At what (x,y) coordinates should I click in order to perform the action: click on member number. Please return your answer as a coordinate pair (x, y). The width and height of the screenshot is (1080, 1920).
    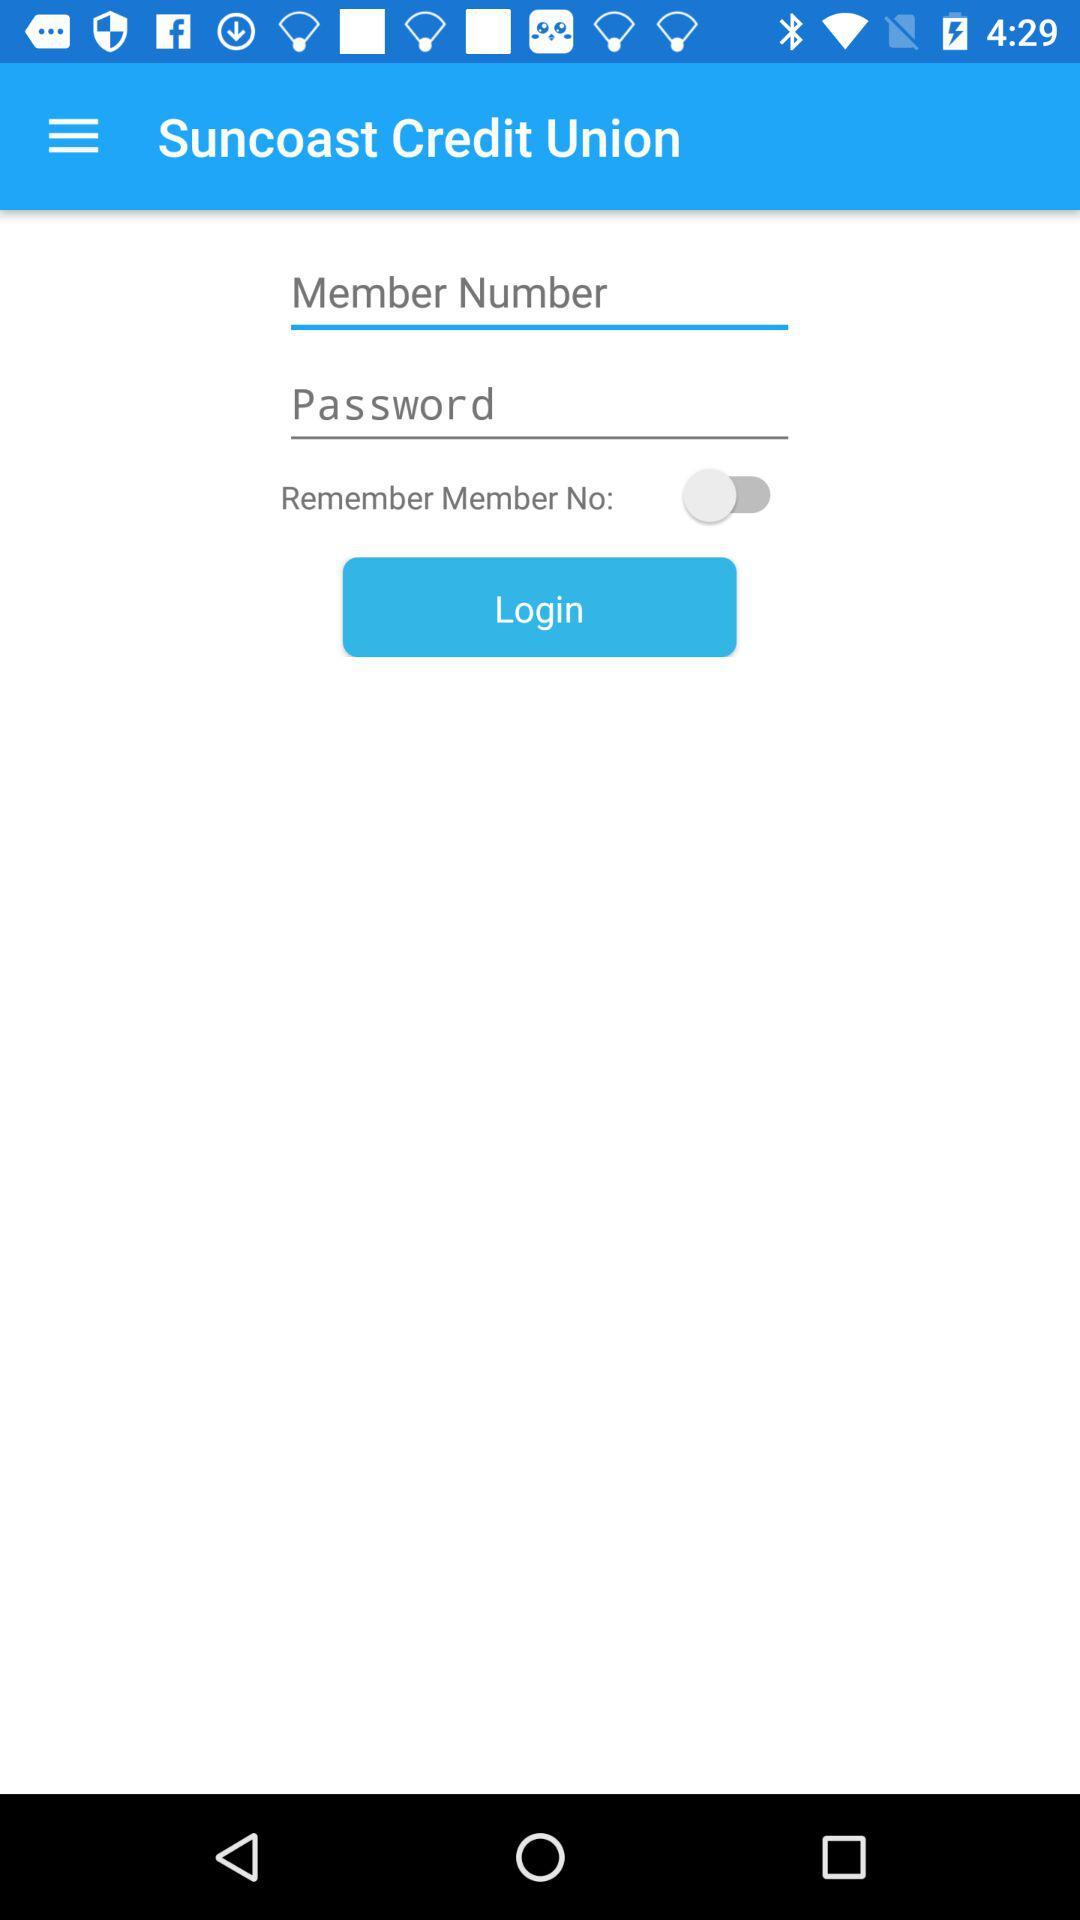
    Looking at the image, I should click on (538, 291).